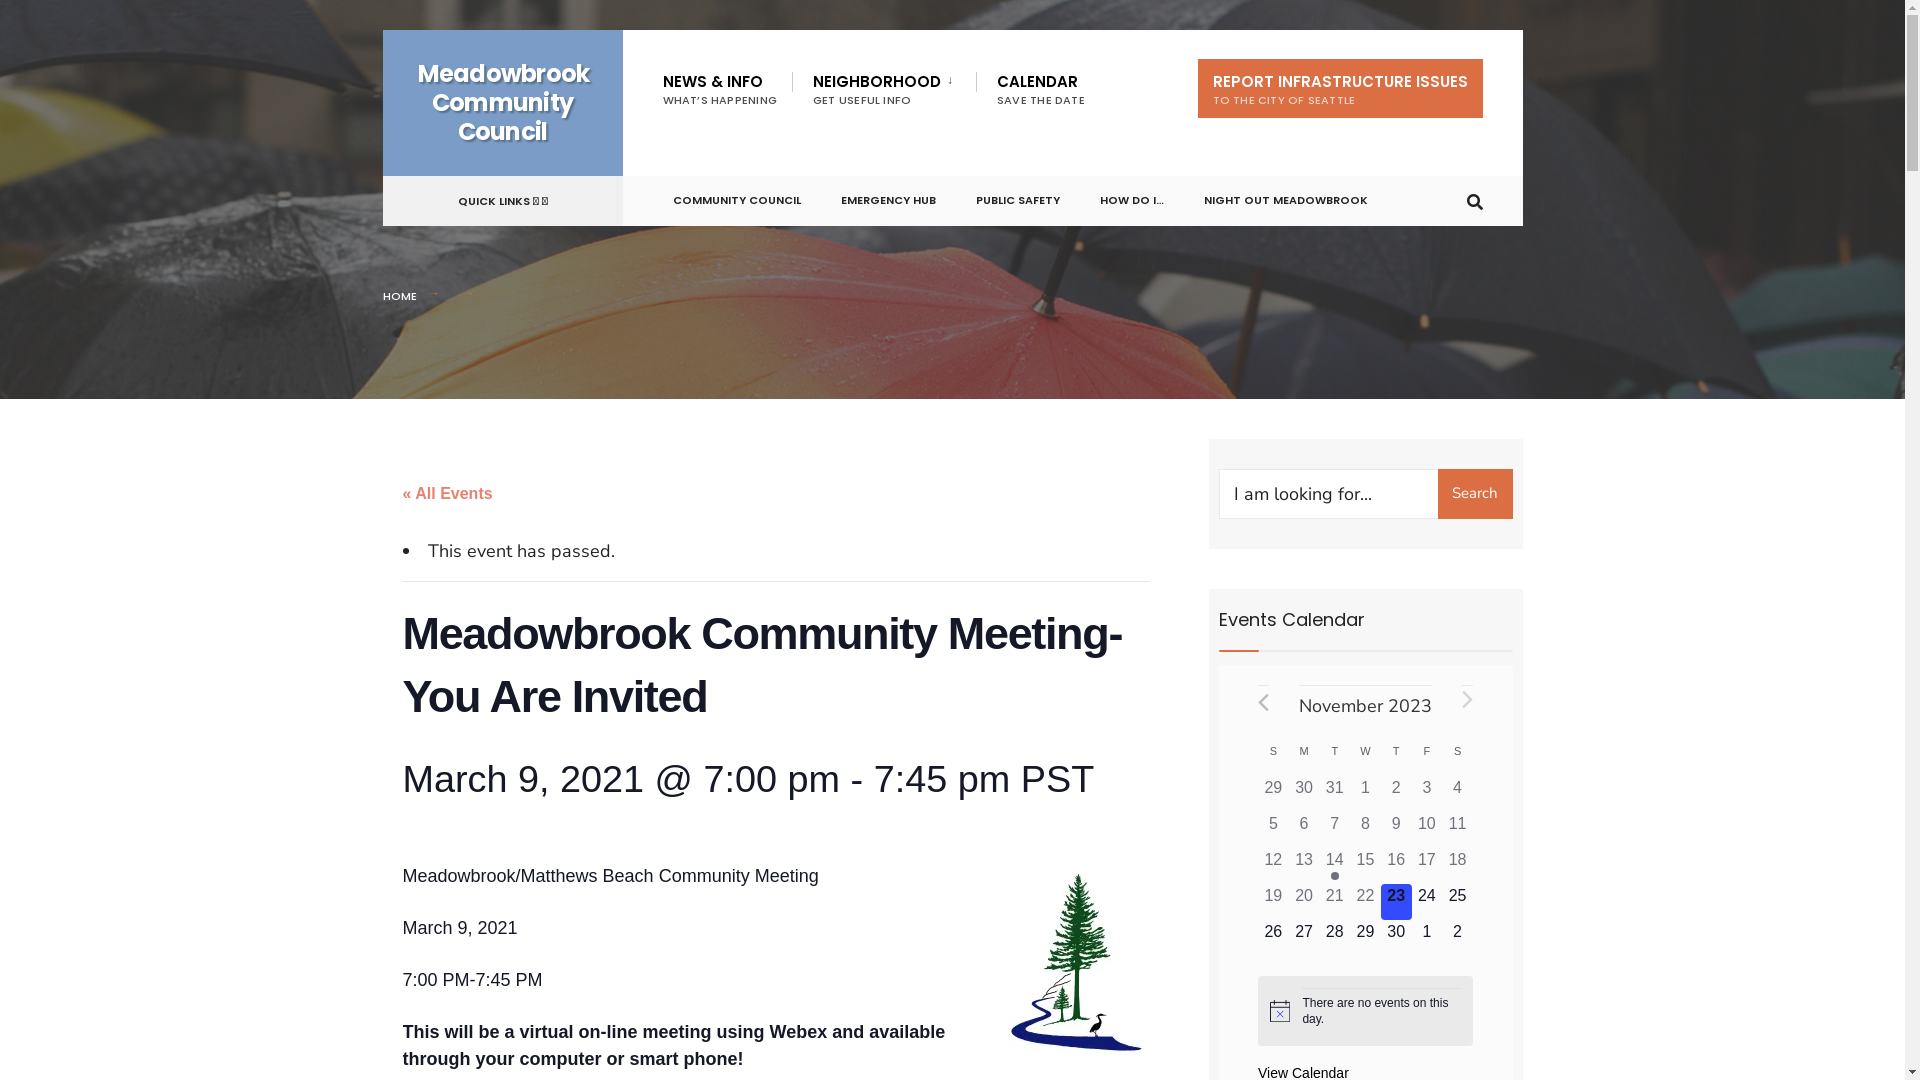 This screenshot has width=1920, height=1080. Describe the element at coordinates (1272, 937) in the screenshot. I see `'0 events,` at that location.